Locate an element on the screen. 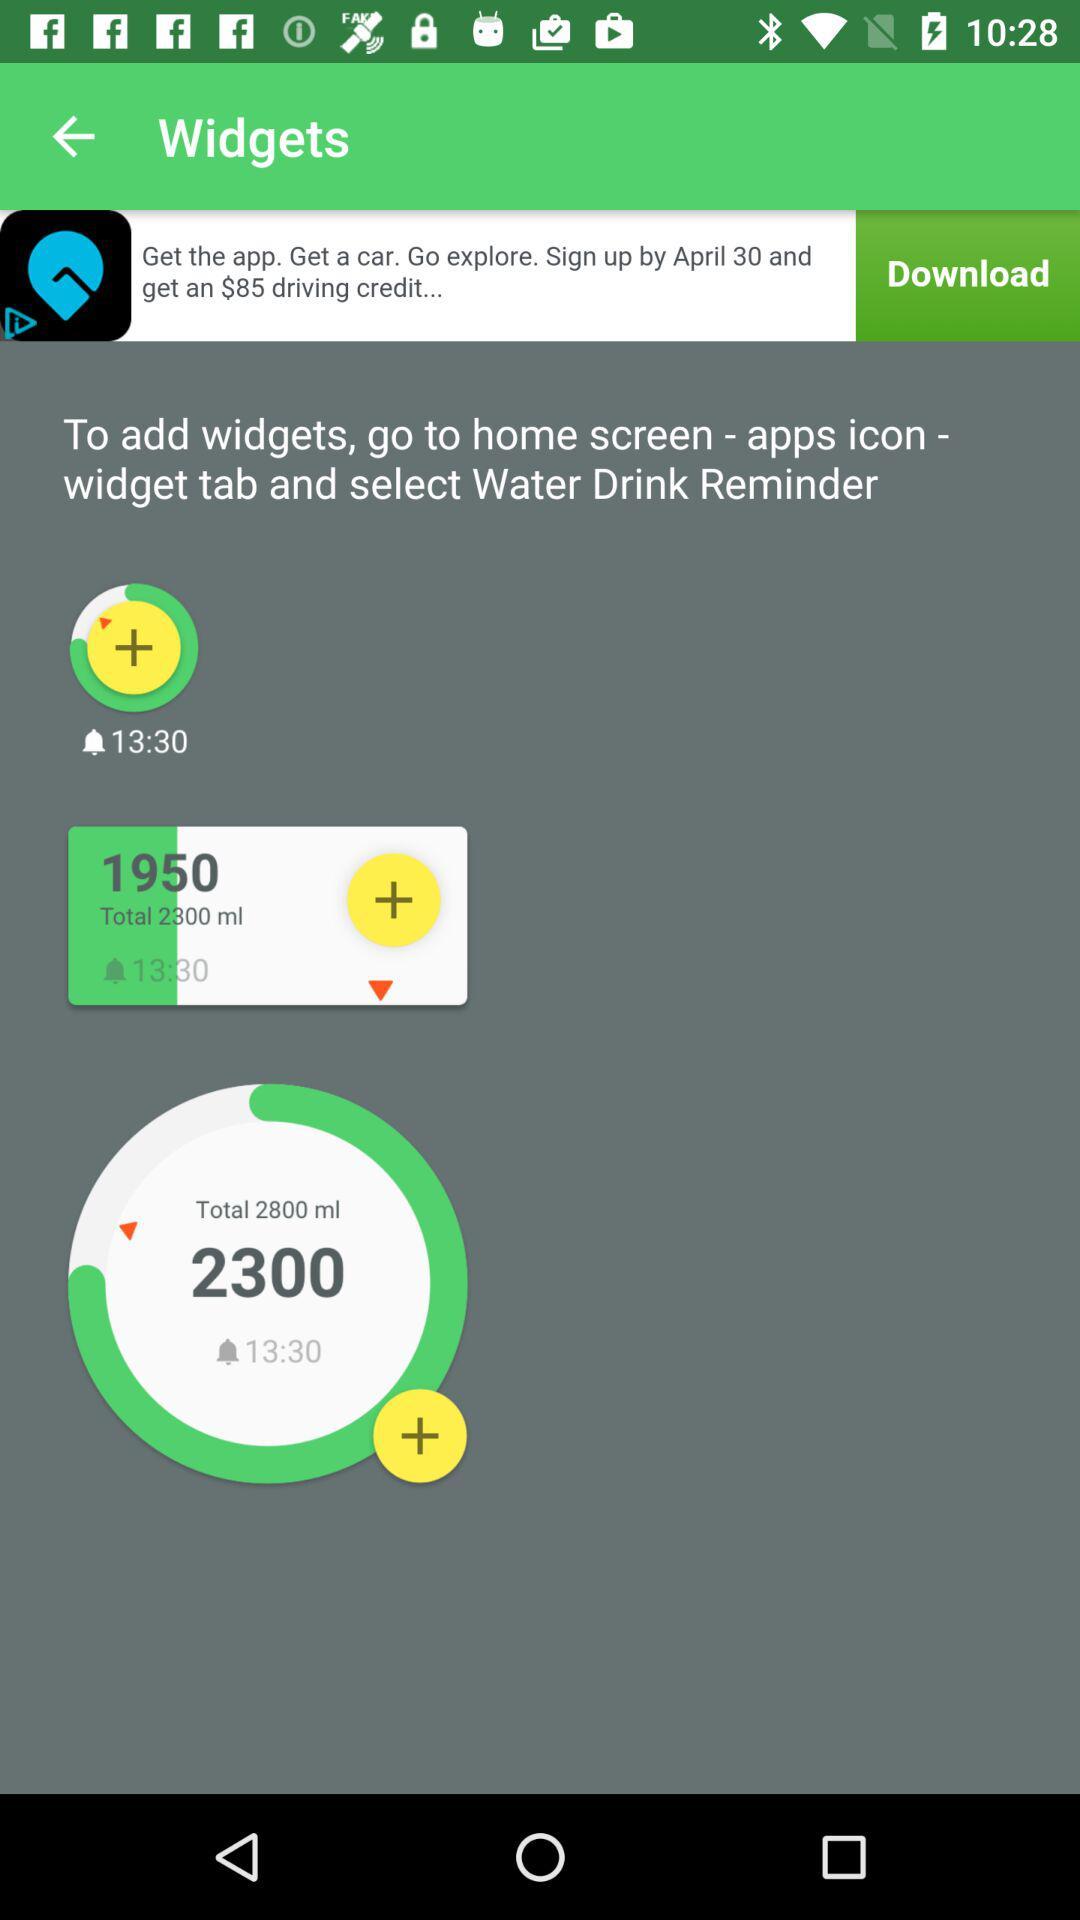 This screenshot has width=1080, height=1920. the item above the to add widgets item is located at coordinates (540, 274).